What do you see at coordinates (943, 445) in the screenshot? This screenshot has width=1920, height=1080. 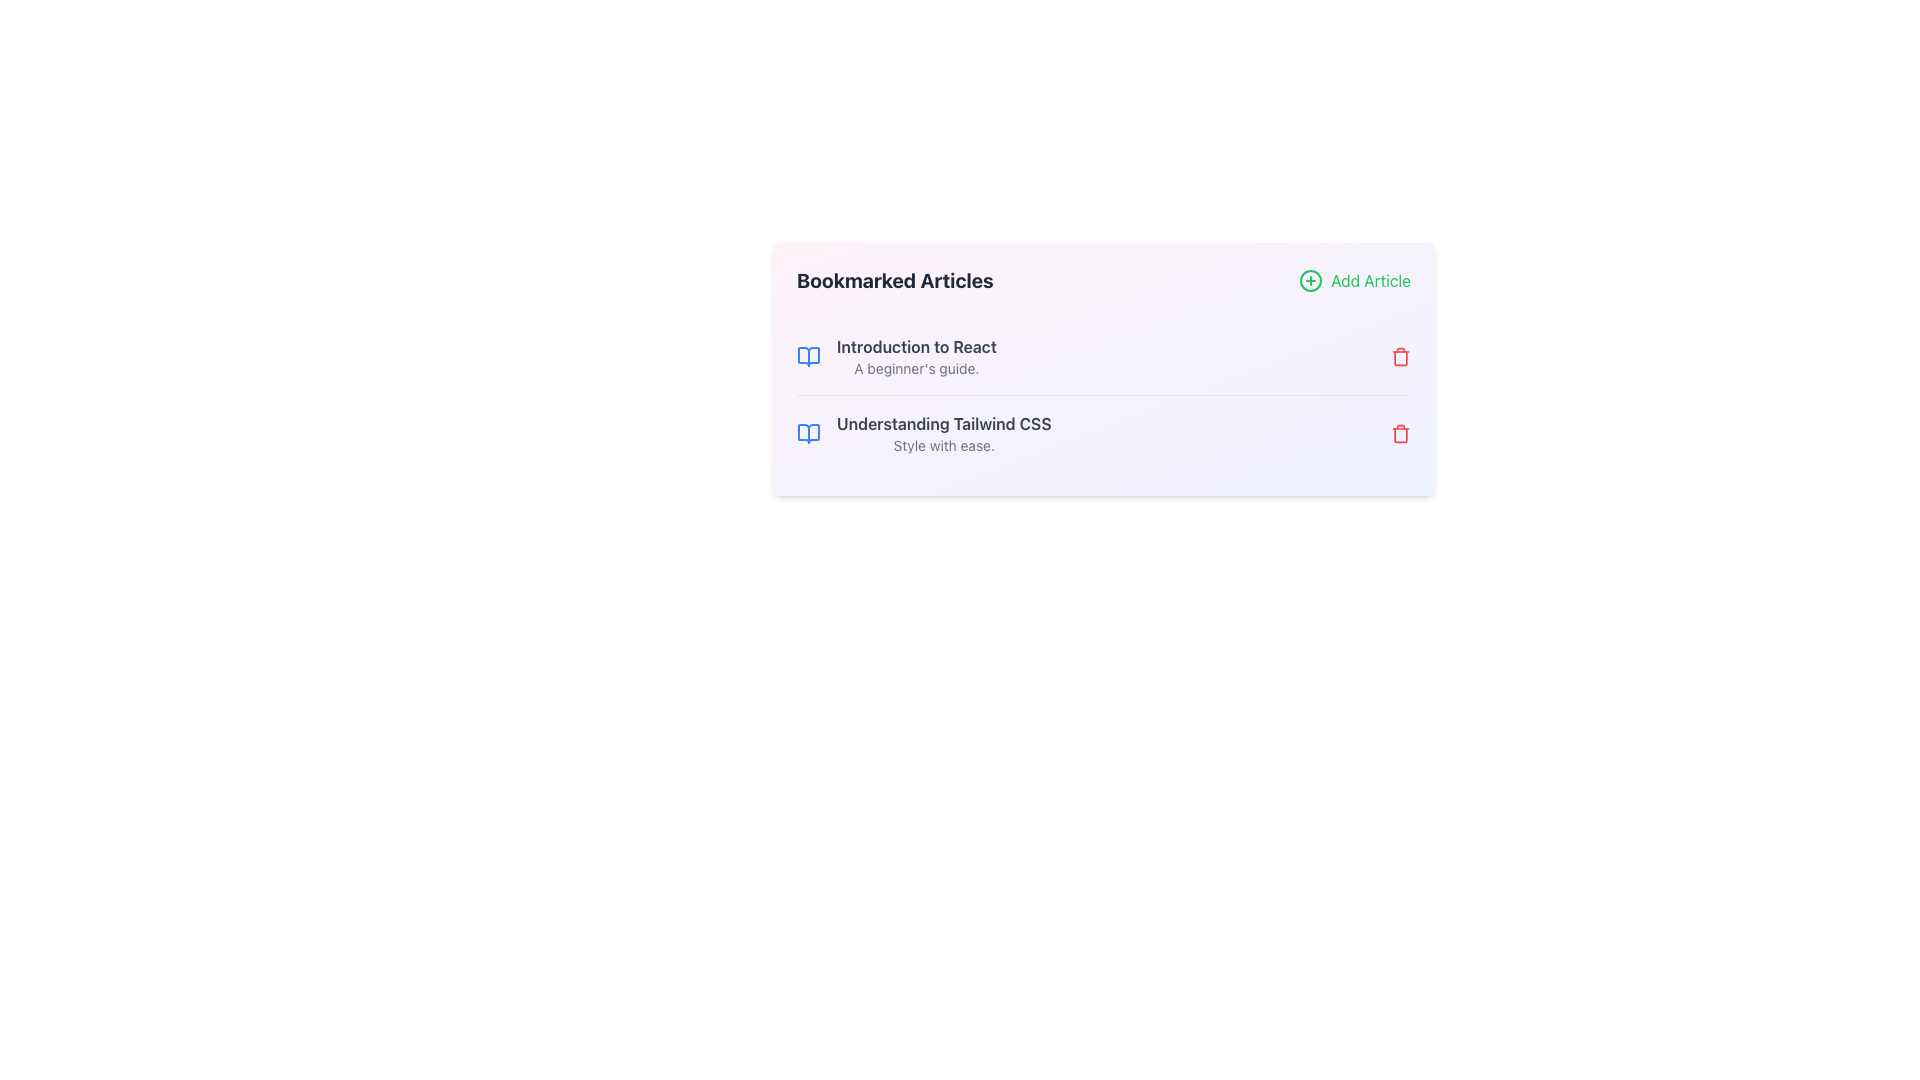 I see `the subtitle text 'Style with ease.' which is styled in small-sized, gray-colored font and positioned below the title 'Understanding Tailwind CSS' in the list of bookmarked articles` at bounding box center [943, 445].